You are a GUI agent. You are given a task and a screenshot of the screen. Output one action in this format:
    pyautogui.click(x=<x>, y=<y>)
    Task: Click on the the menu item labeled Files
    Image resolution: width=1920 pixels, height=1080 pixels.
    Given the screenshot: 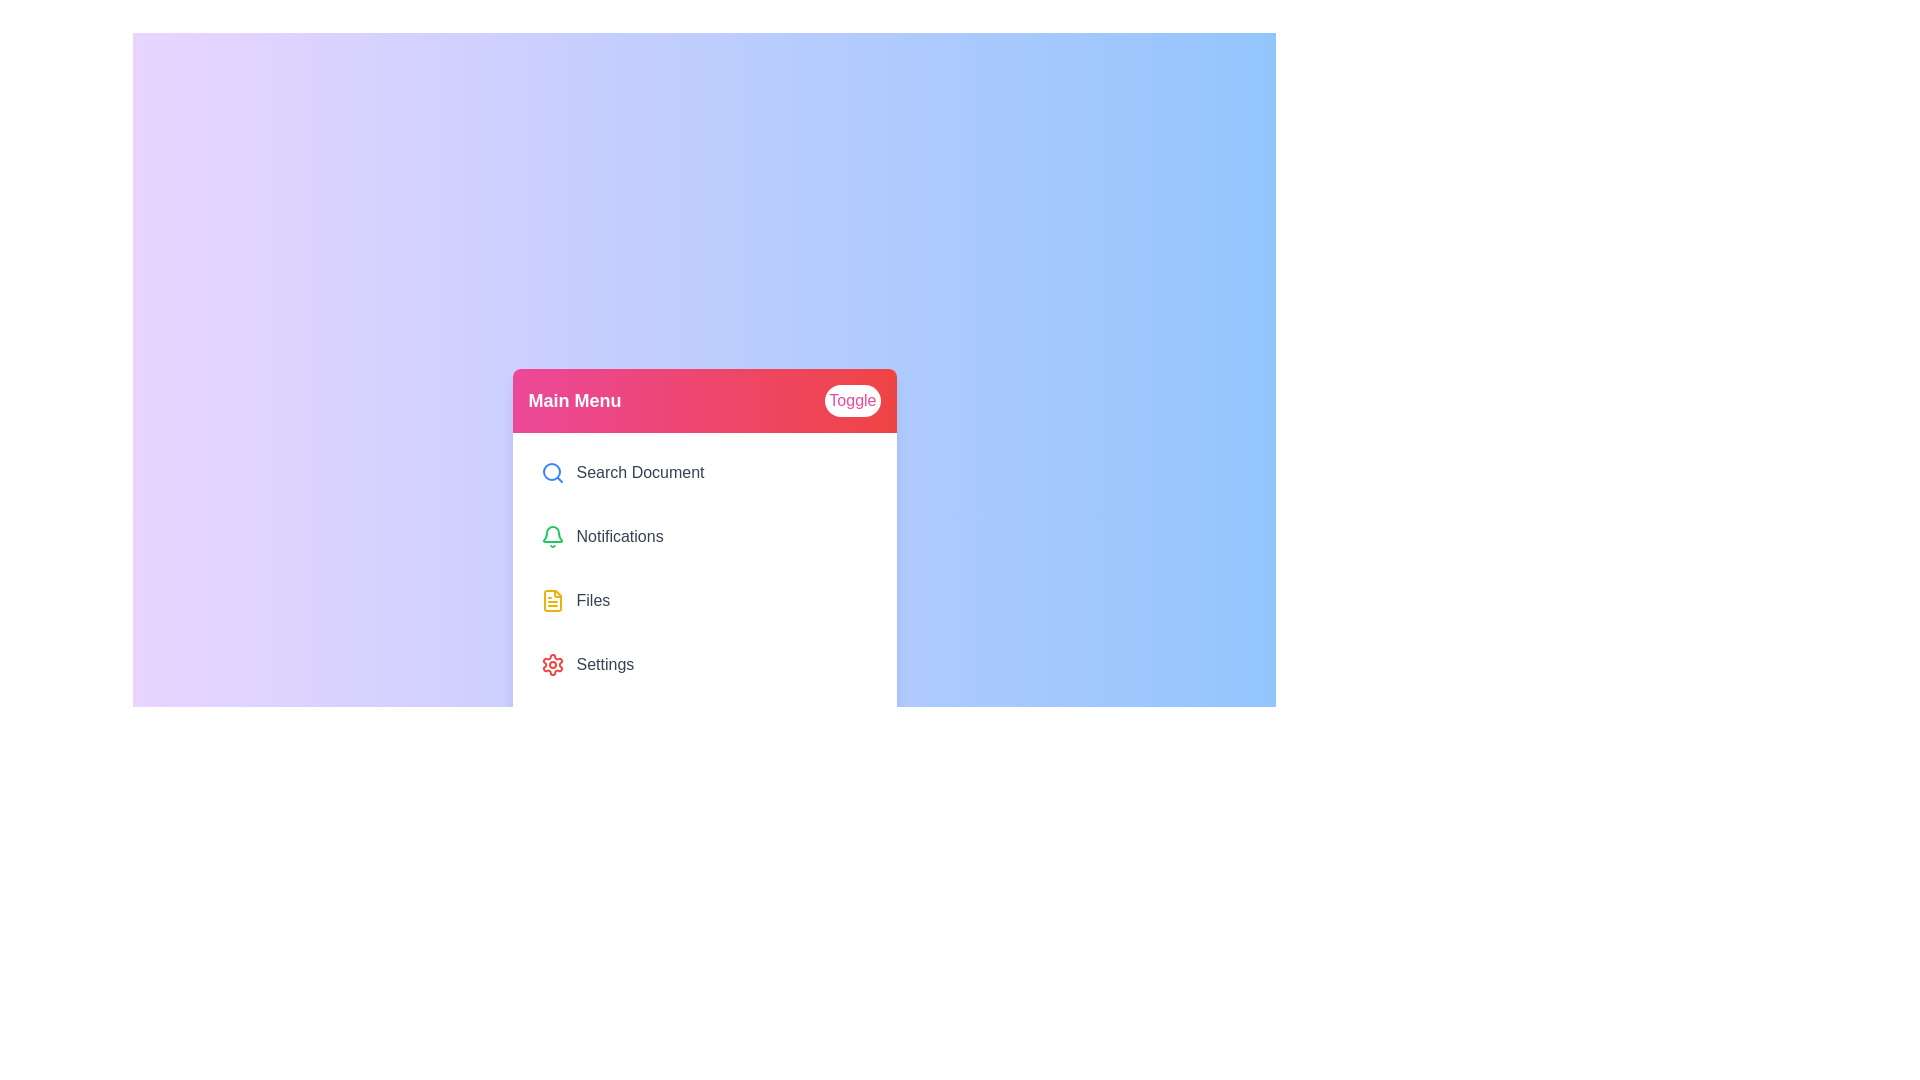 What is the action you would take?
    pyautogui.click(x=704, y=600)
    